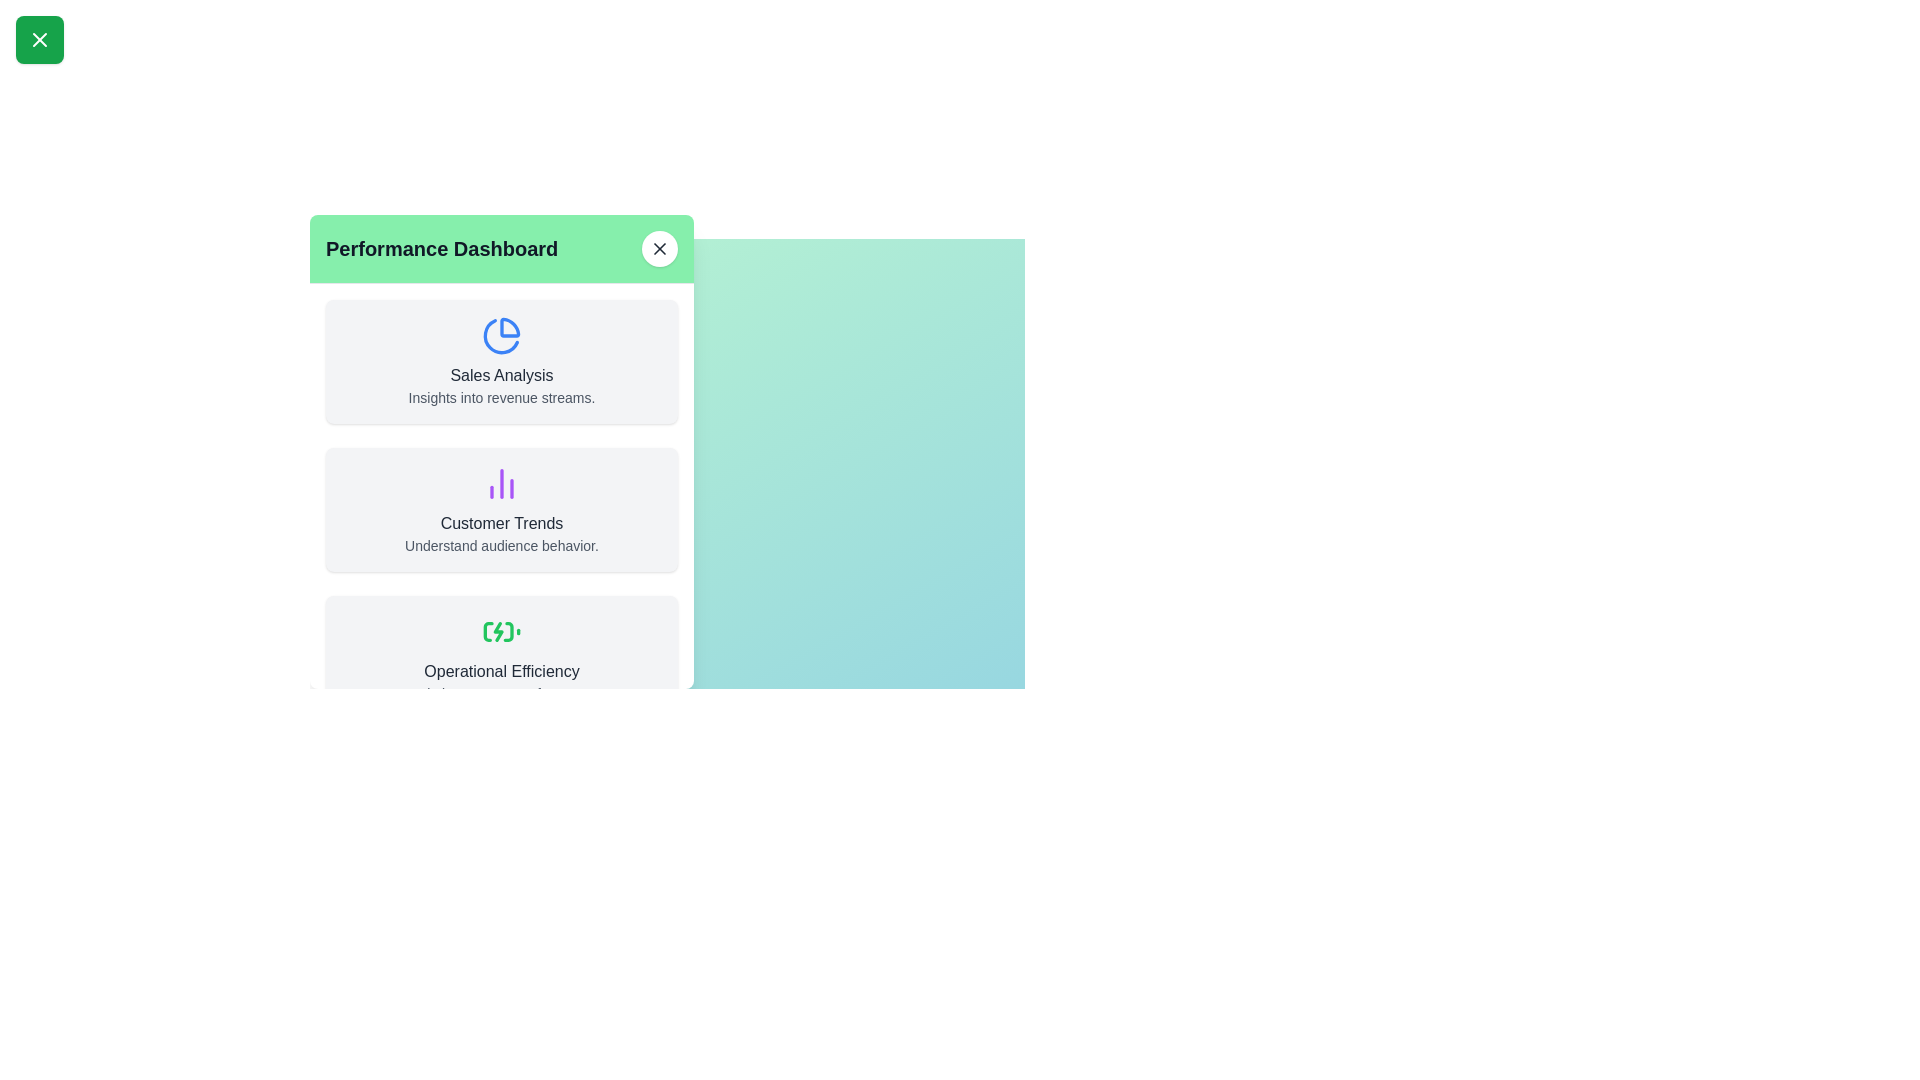  Describe the element at coordinates (660, 248) in the screenshot. I see `the close button represented by an 'X' icon, located at the top-right corner of the green title bar labeled 'Performance Dashboard'` at that location.